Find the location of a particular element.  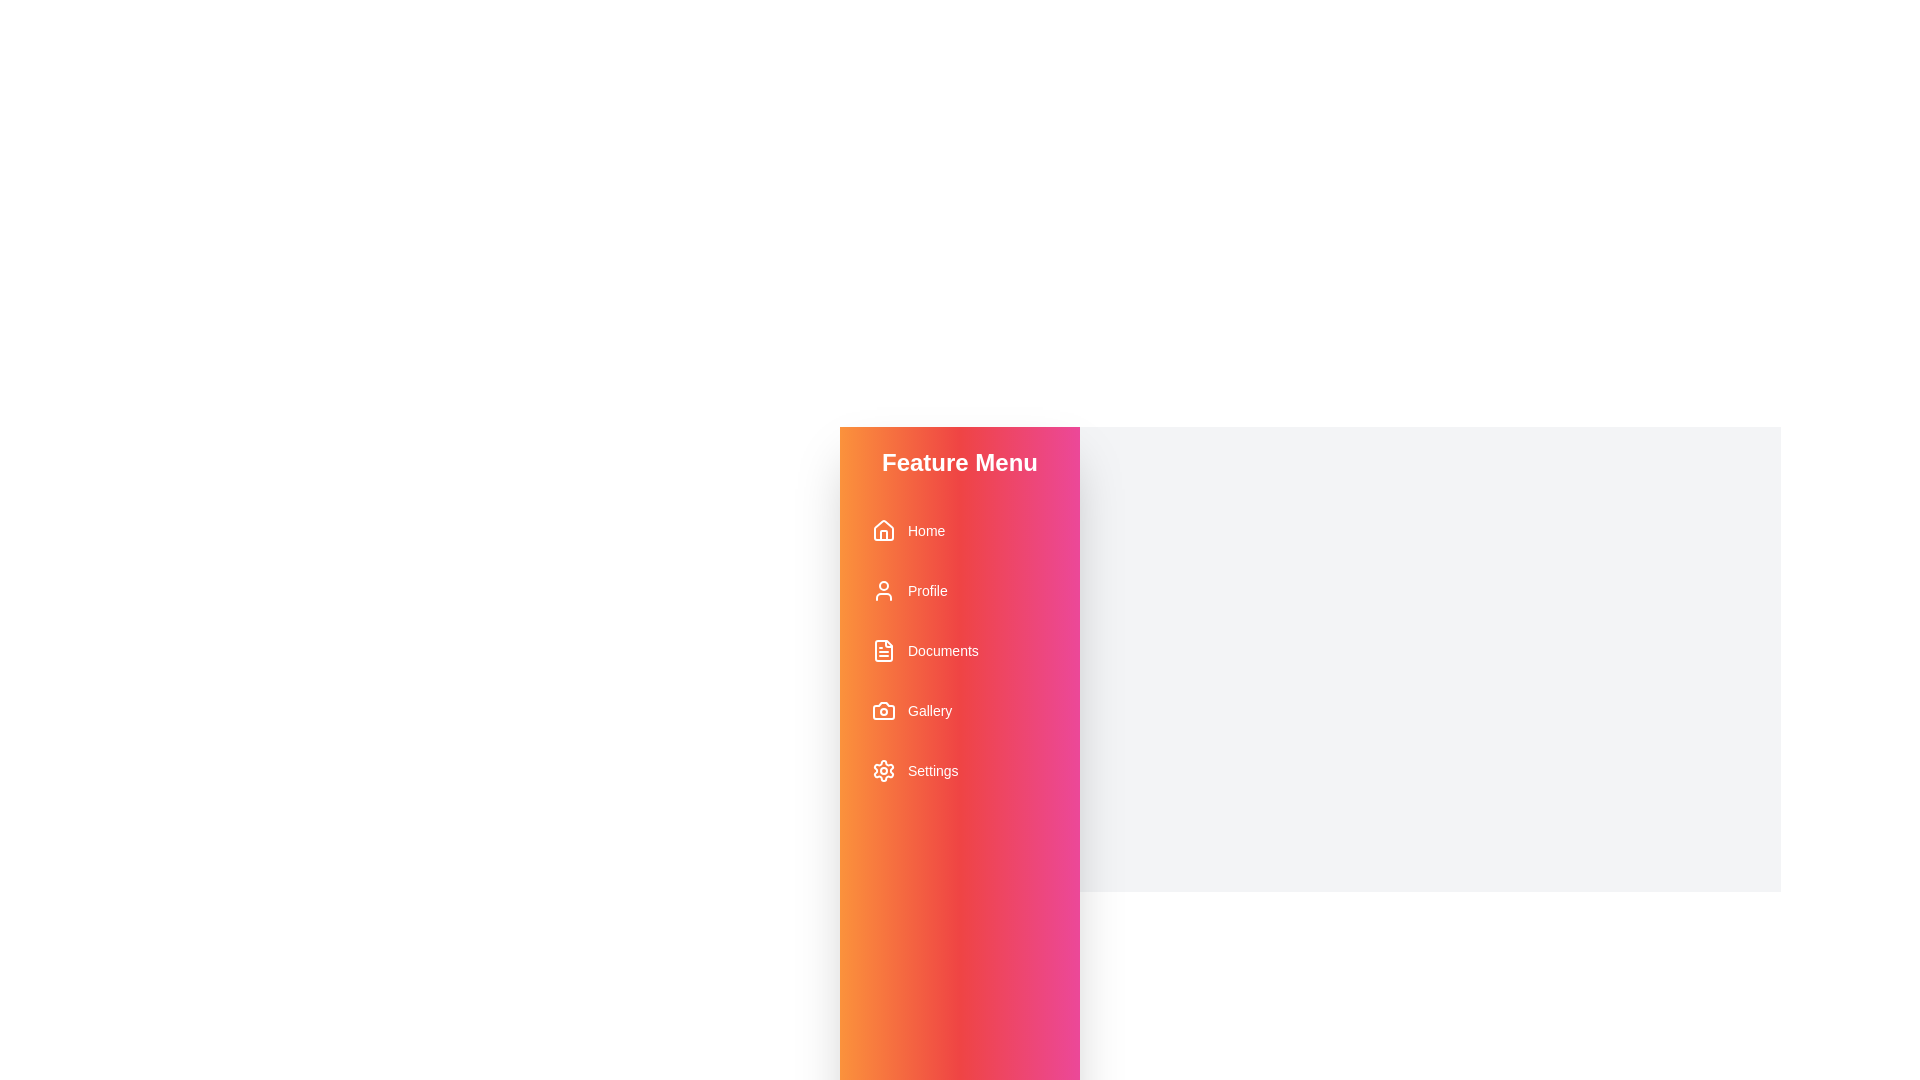

the 'Close Drawer' button to toggle the drawer is located at coordinates (1429, 917).